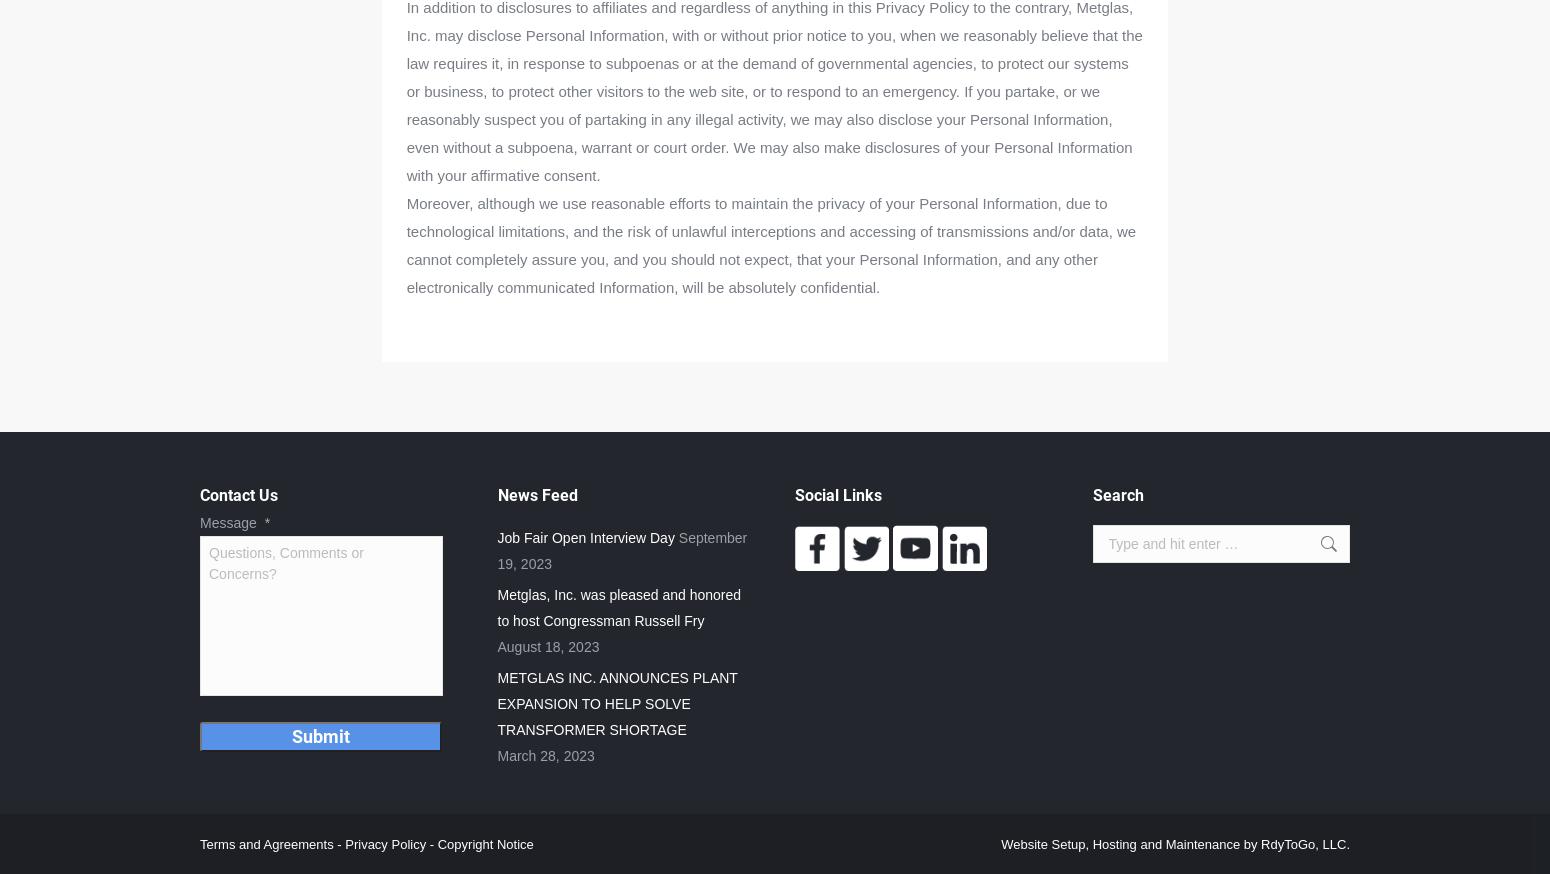 Image resolution: width=1550 pixels, height=874 pixels. I want to click on '*', so click(267, 523).